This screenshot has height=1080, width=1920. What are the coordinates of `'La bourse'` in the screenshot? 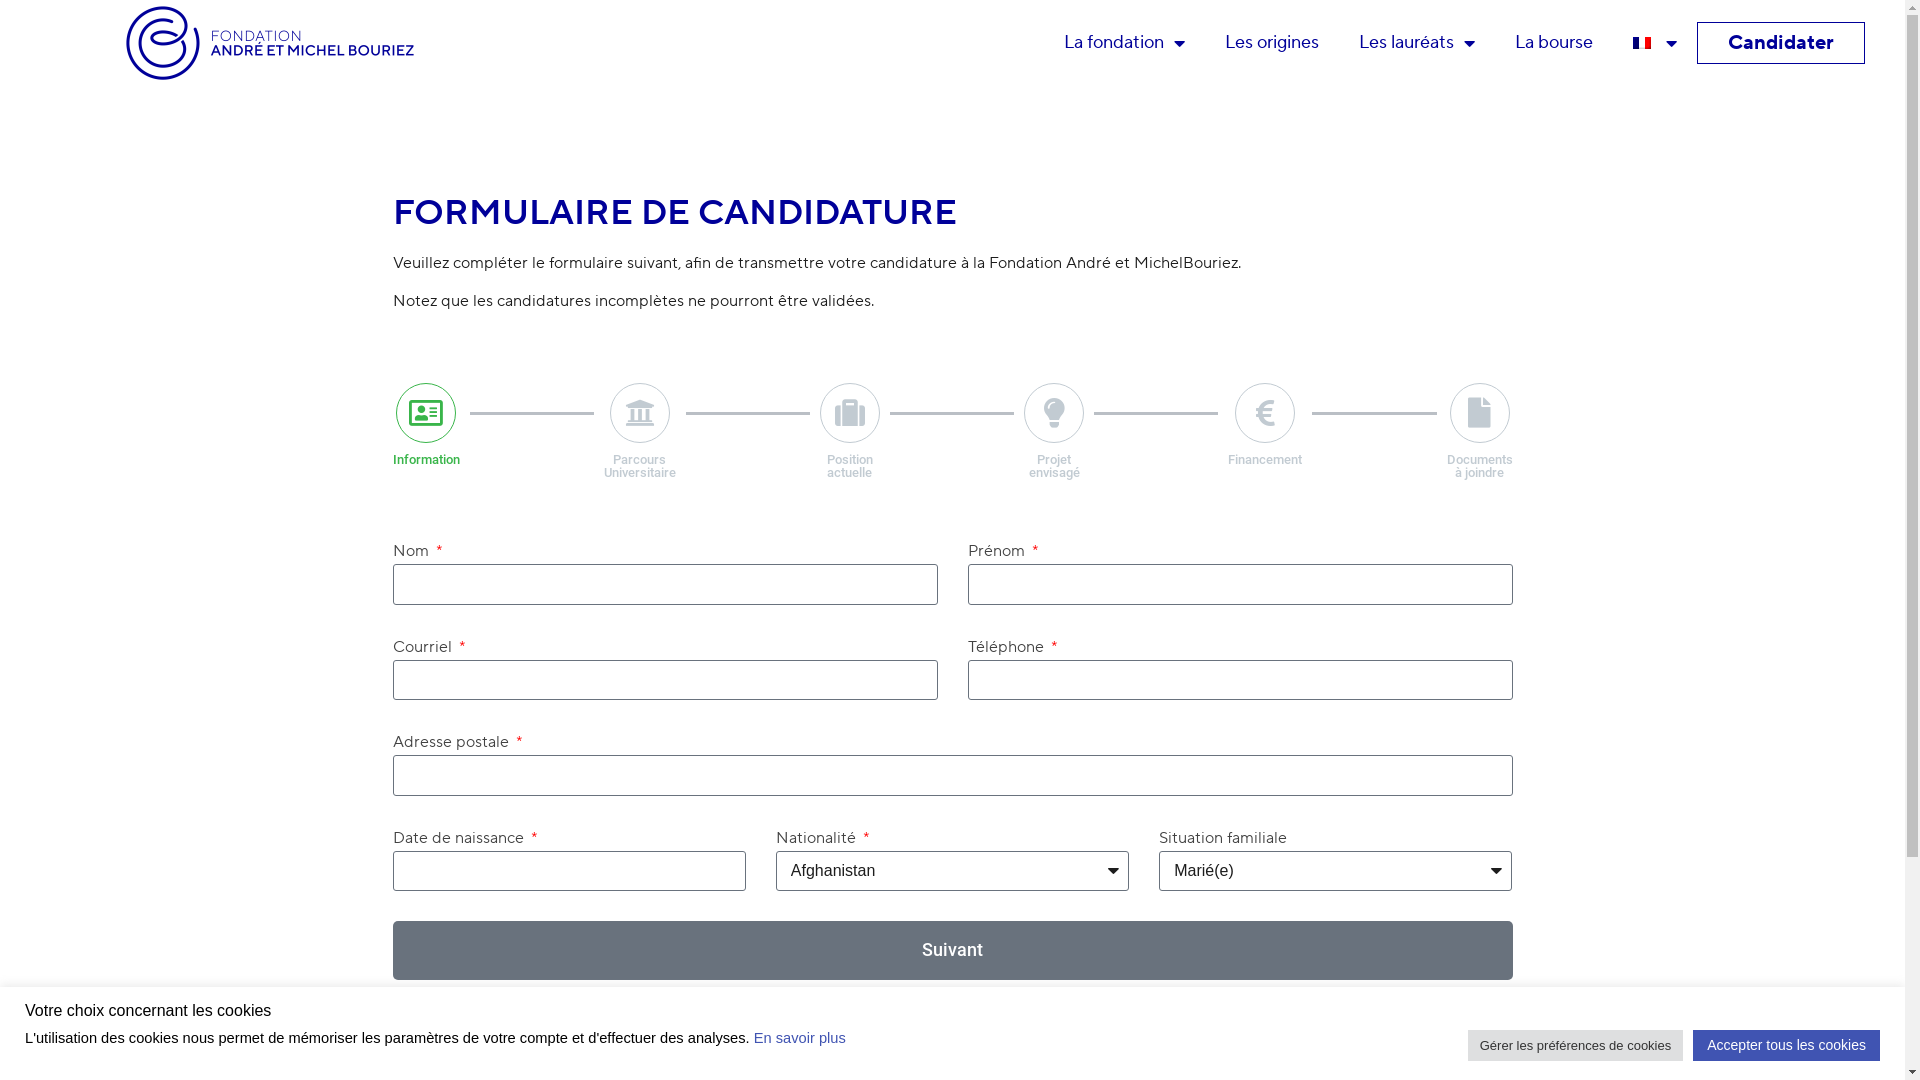 It's located at (1494, 42).